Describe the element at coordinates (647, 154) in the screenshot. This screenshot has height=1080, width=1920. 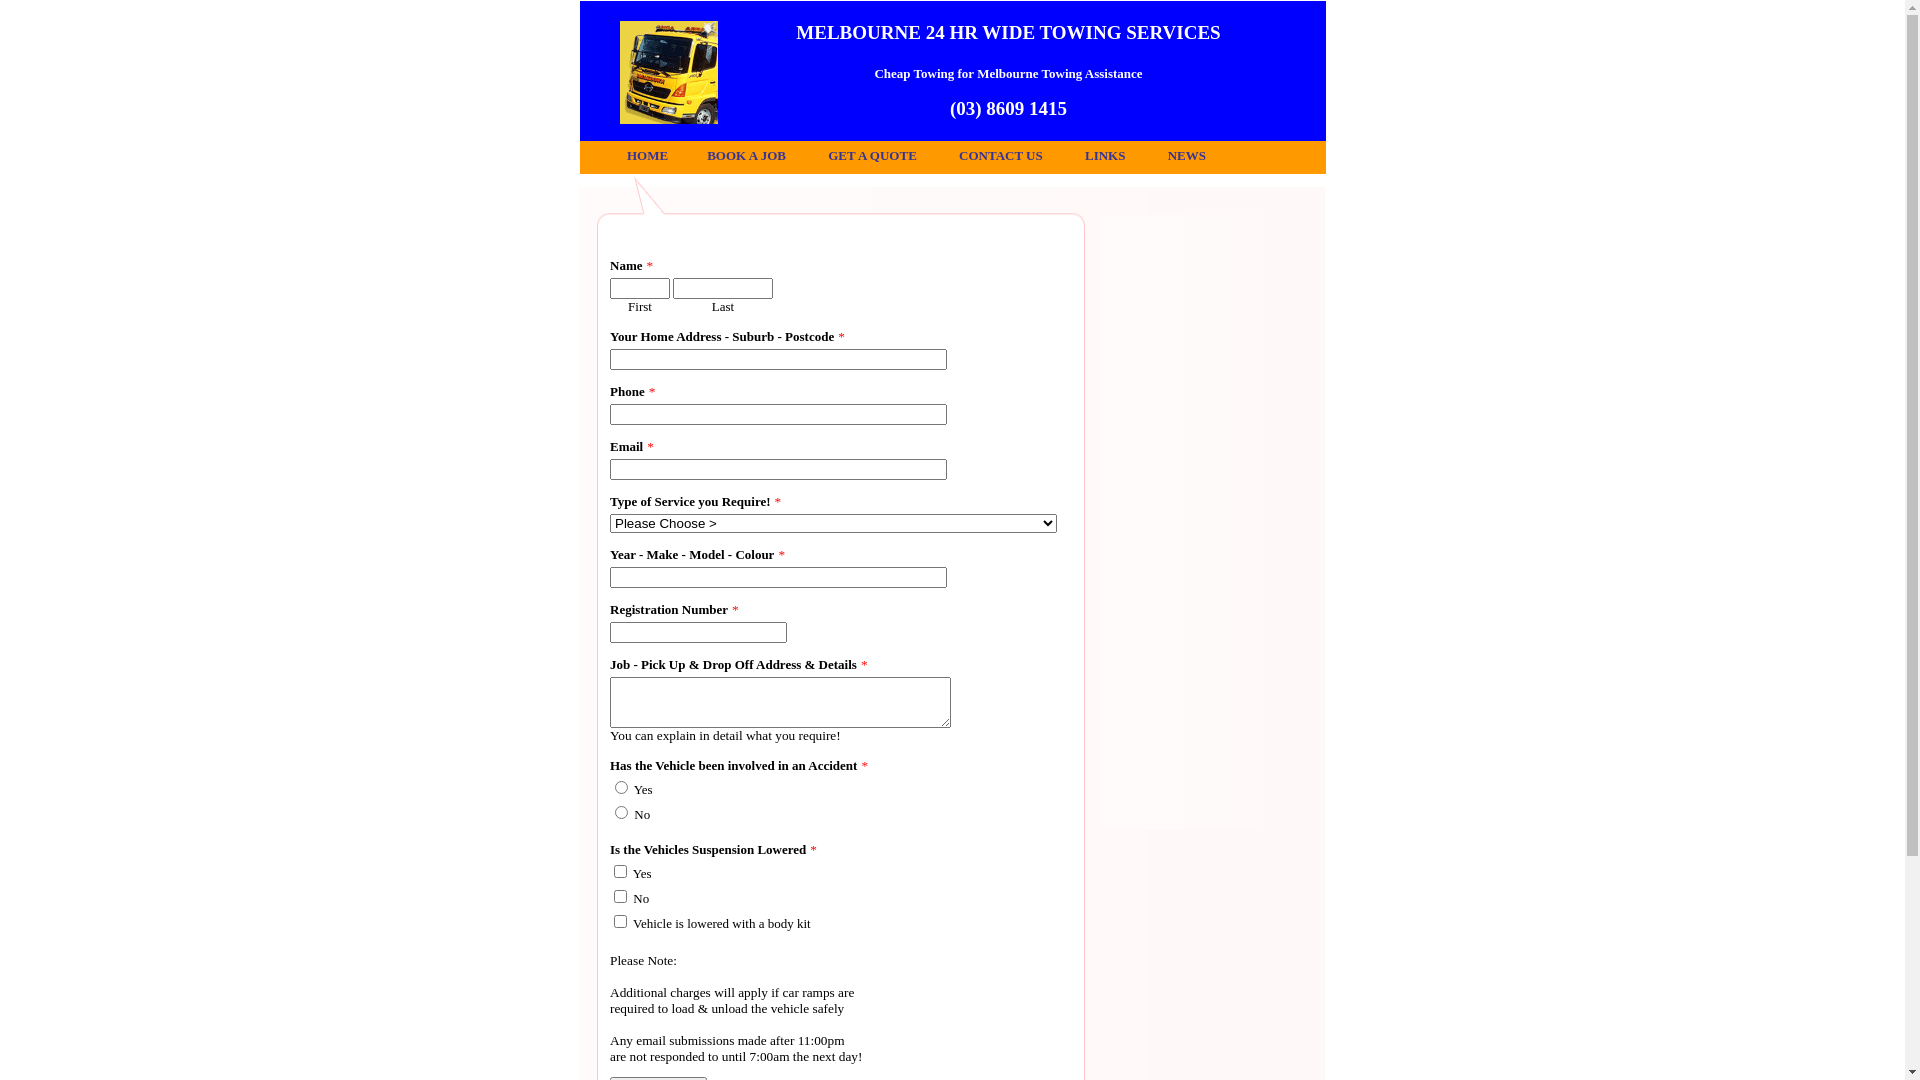
I see `'HOME'` at that location.